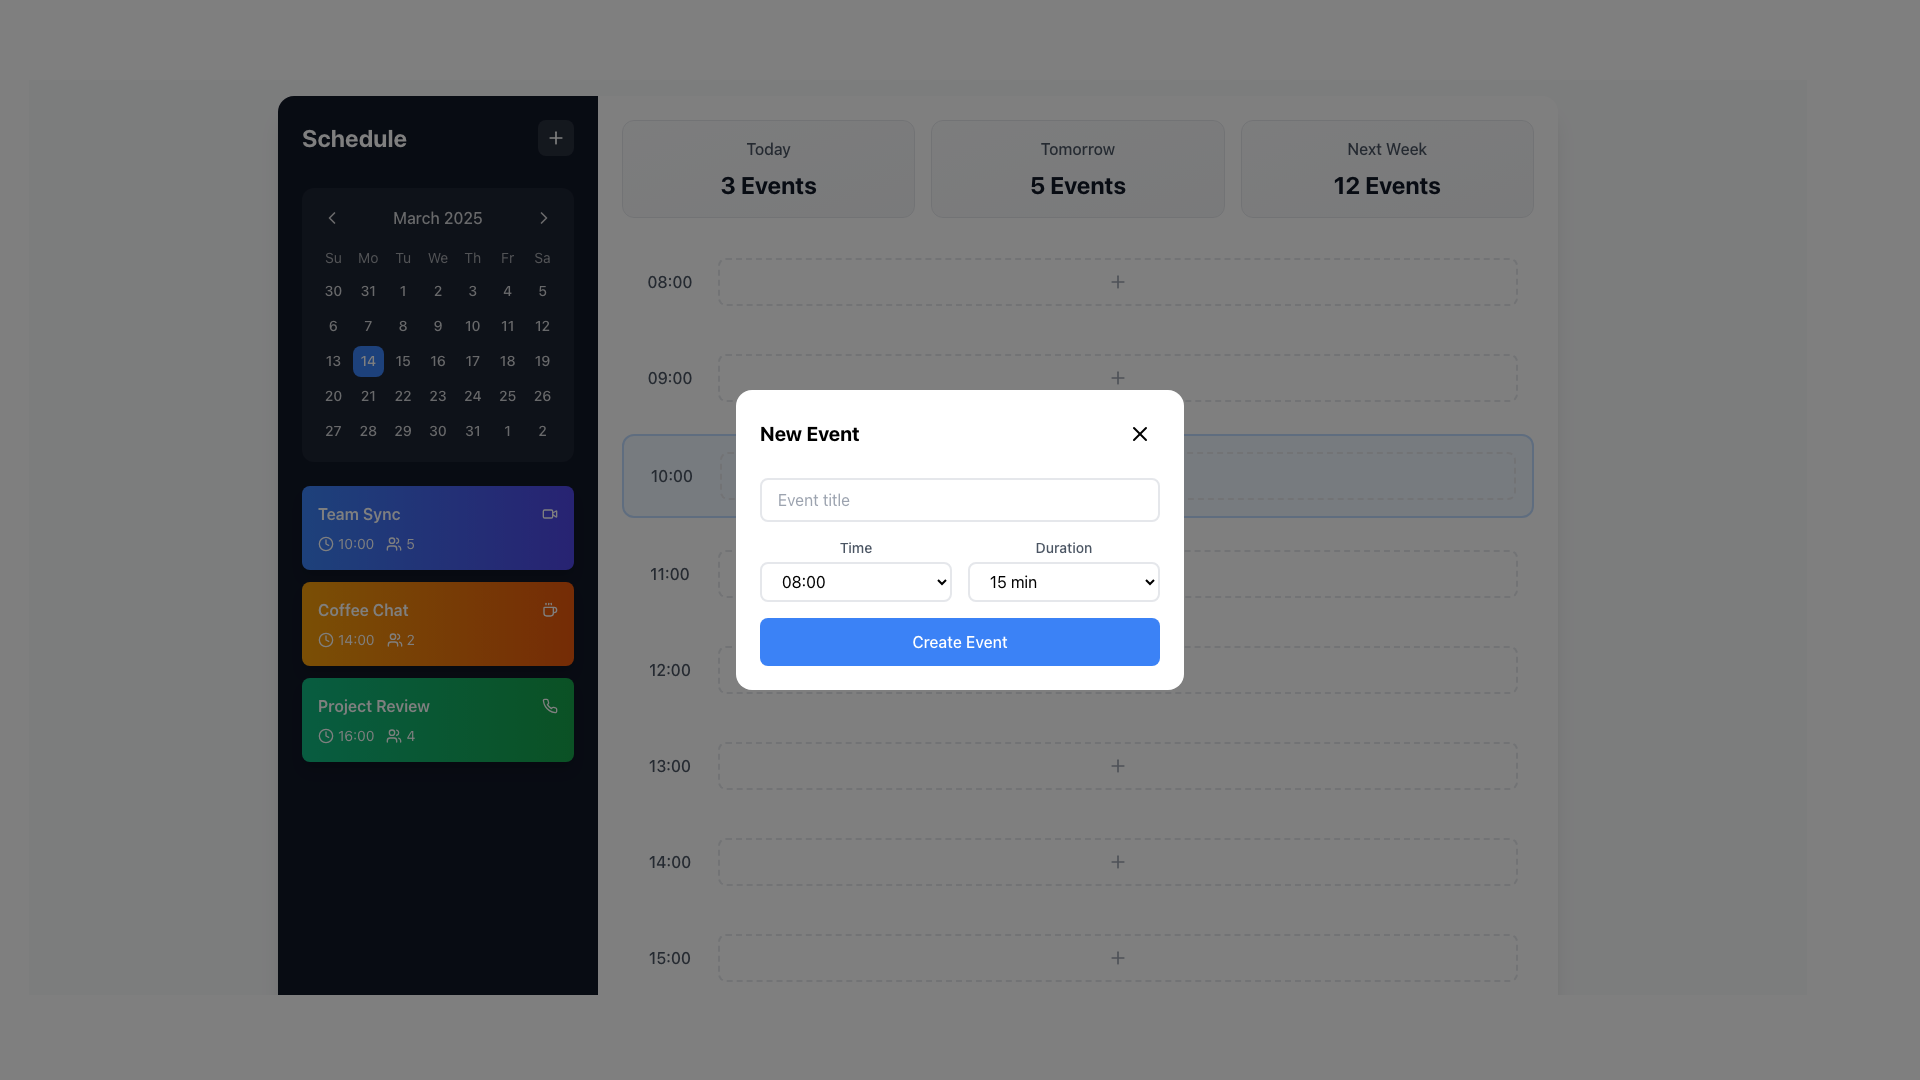 The image size is (1920, 1080). I want to click on the 'Coffee Chat' event button located in the 'Schedule' section, which is the second item in a vertical list of events, so click(436, 623).